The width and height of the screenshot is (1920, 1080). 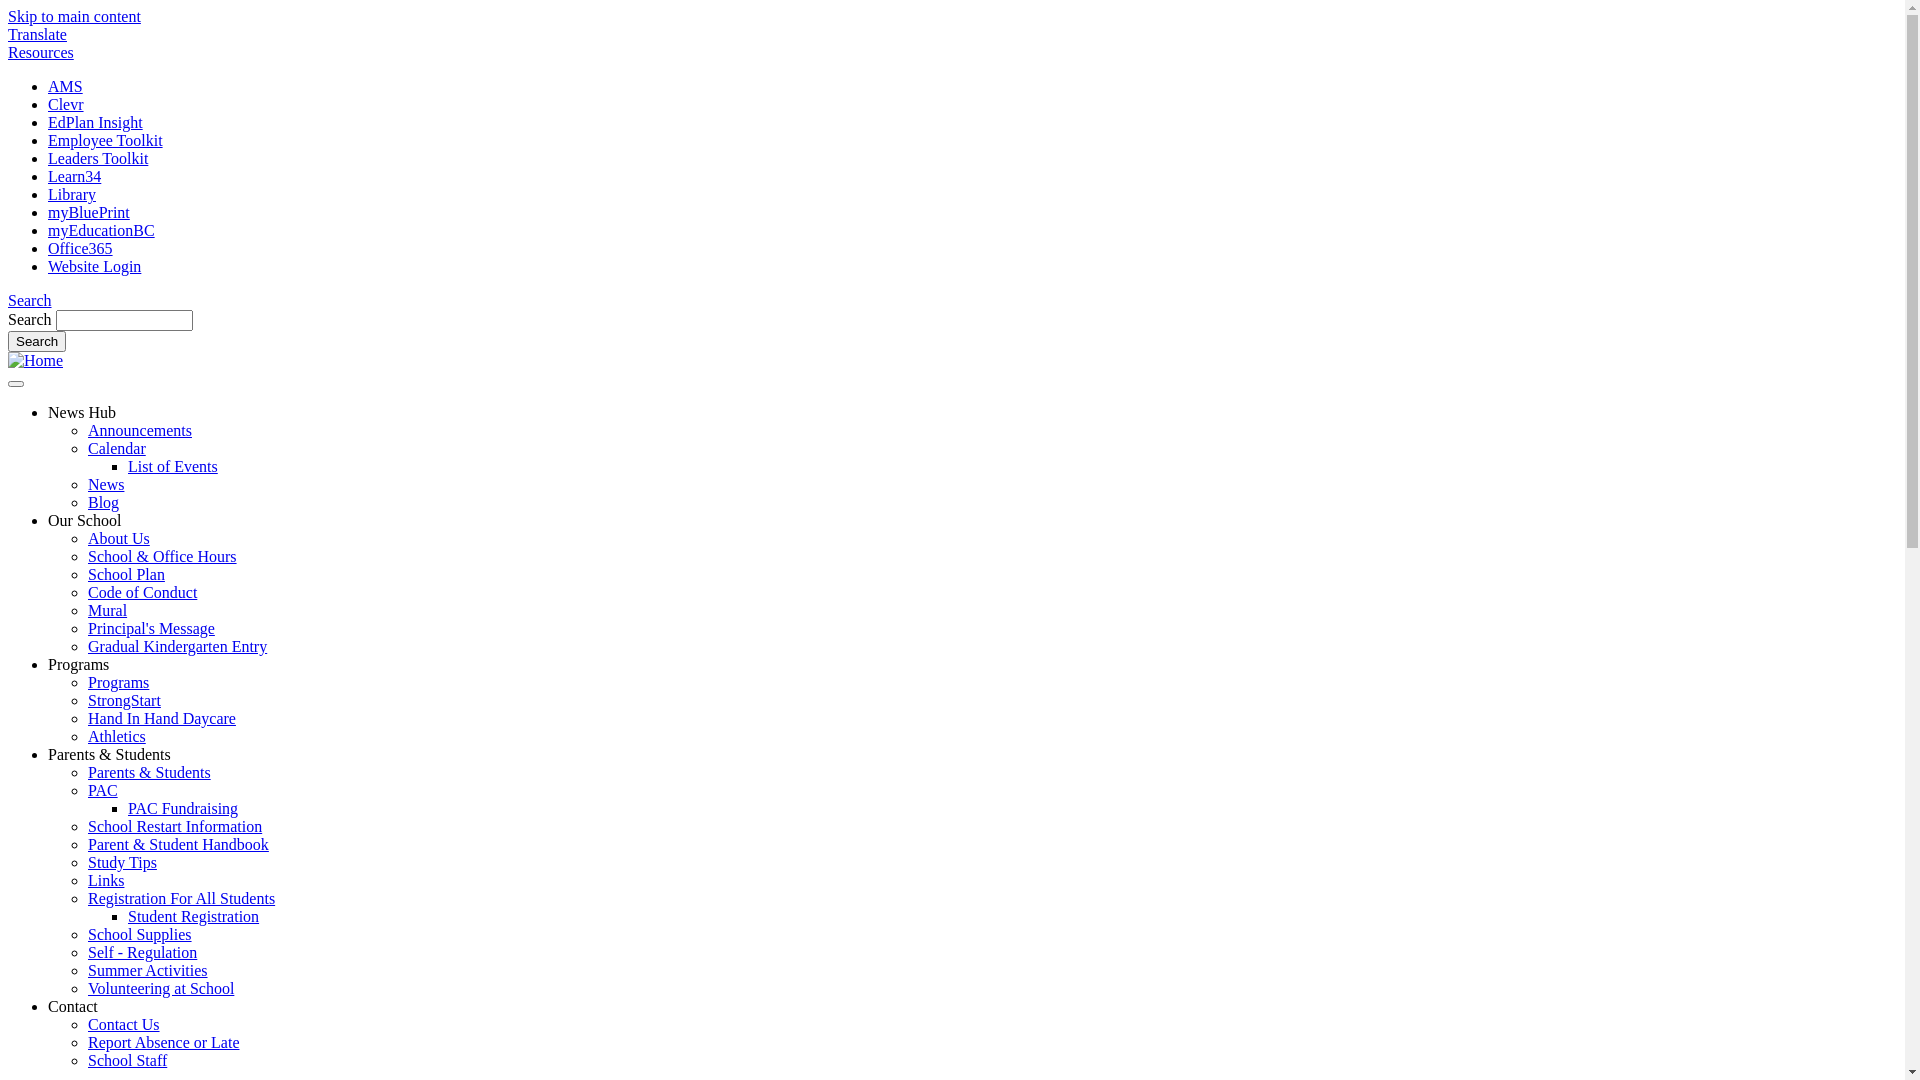 What do you see at coordinates (74, 16) in the screenshot?
I see `'Skip to main content'` at bounding box center [74, 16].